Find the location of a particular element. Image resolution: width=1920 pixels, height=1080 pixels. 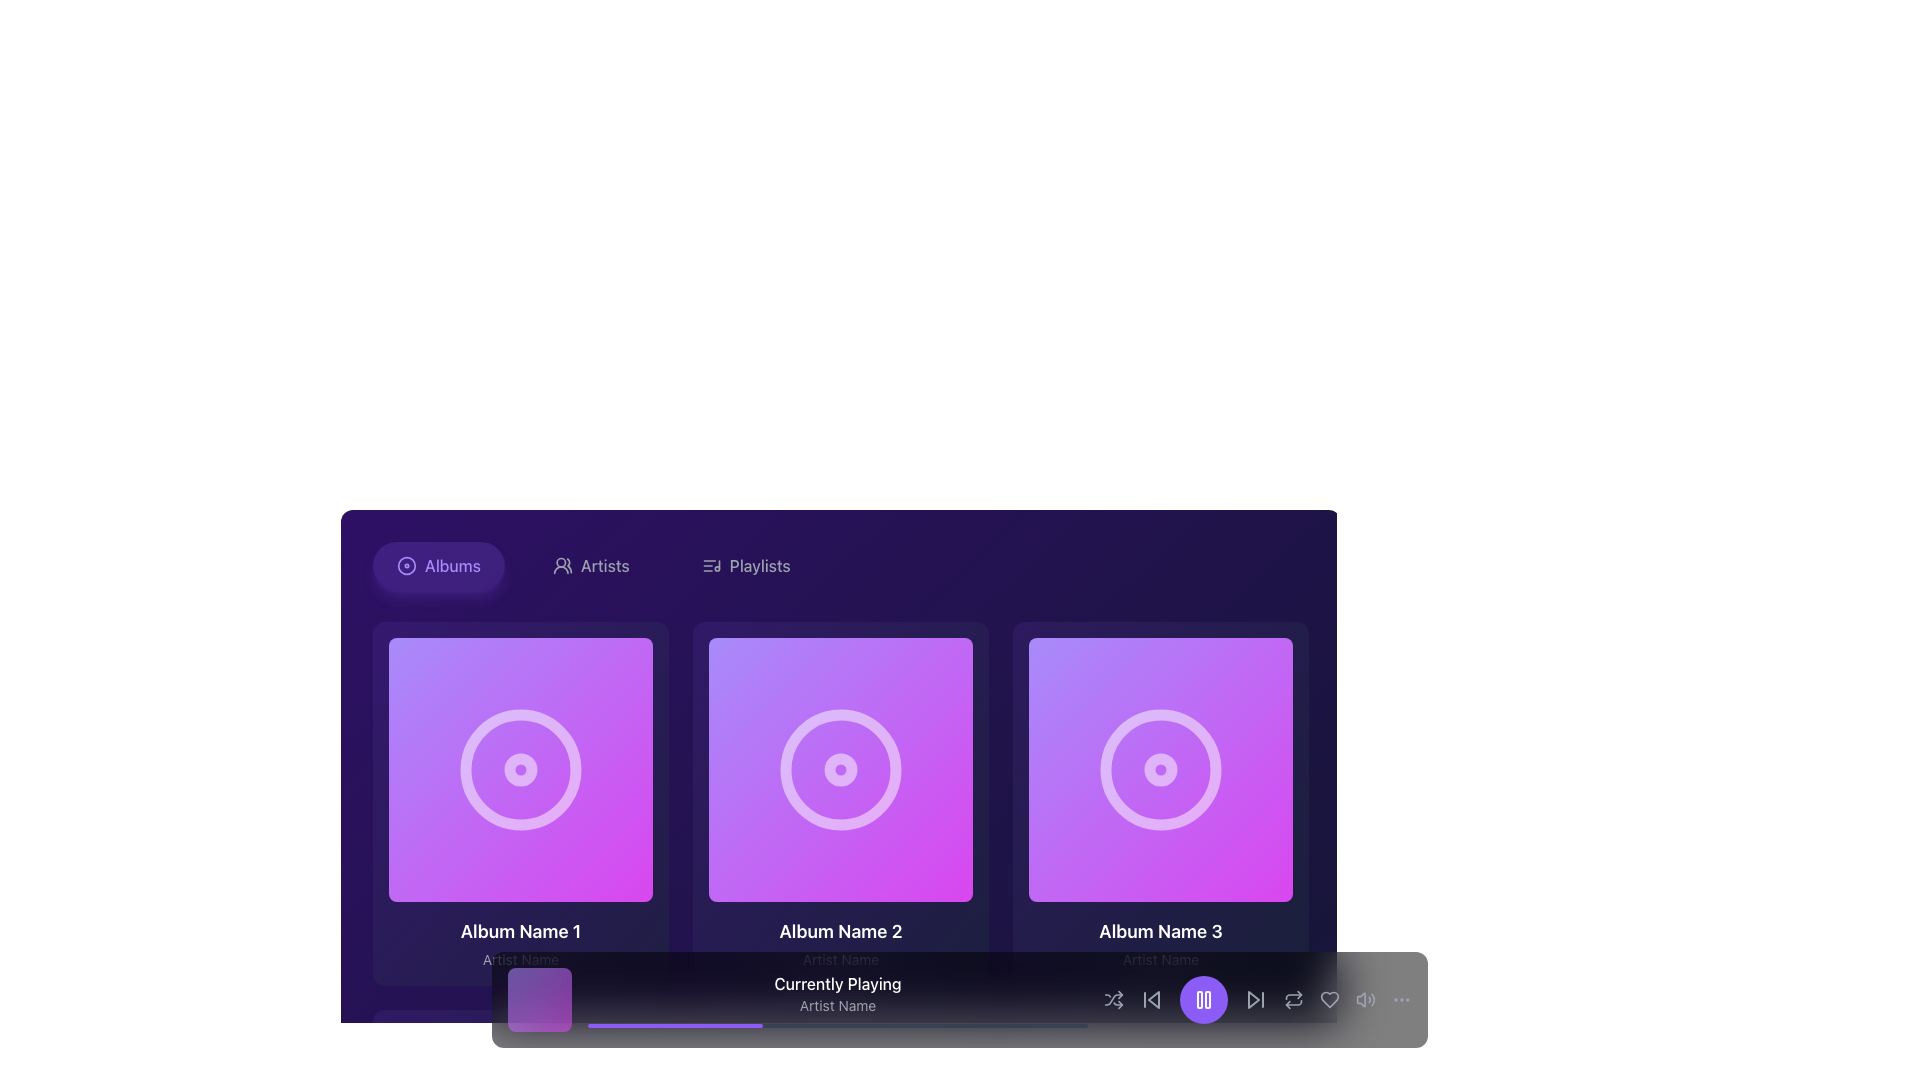

the small circular component styled like a dot, which is located at the center of a larger circular structure within the third album block titled 'Album Name 3' is located at coordinates (1161, 769).